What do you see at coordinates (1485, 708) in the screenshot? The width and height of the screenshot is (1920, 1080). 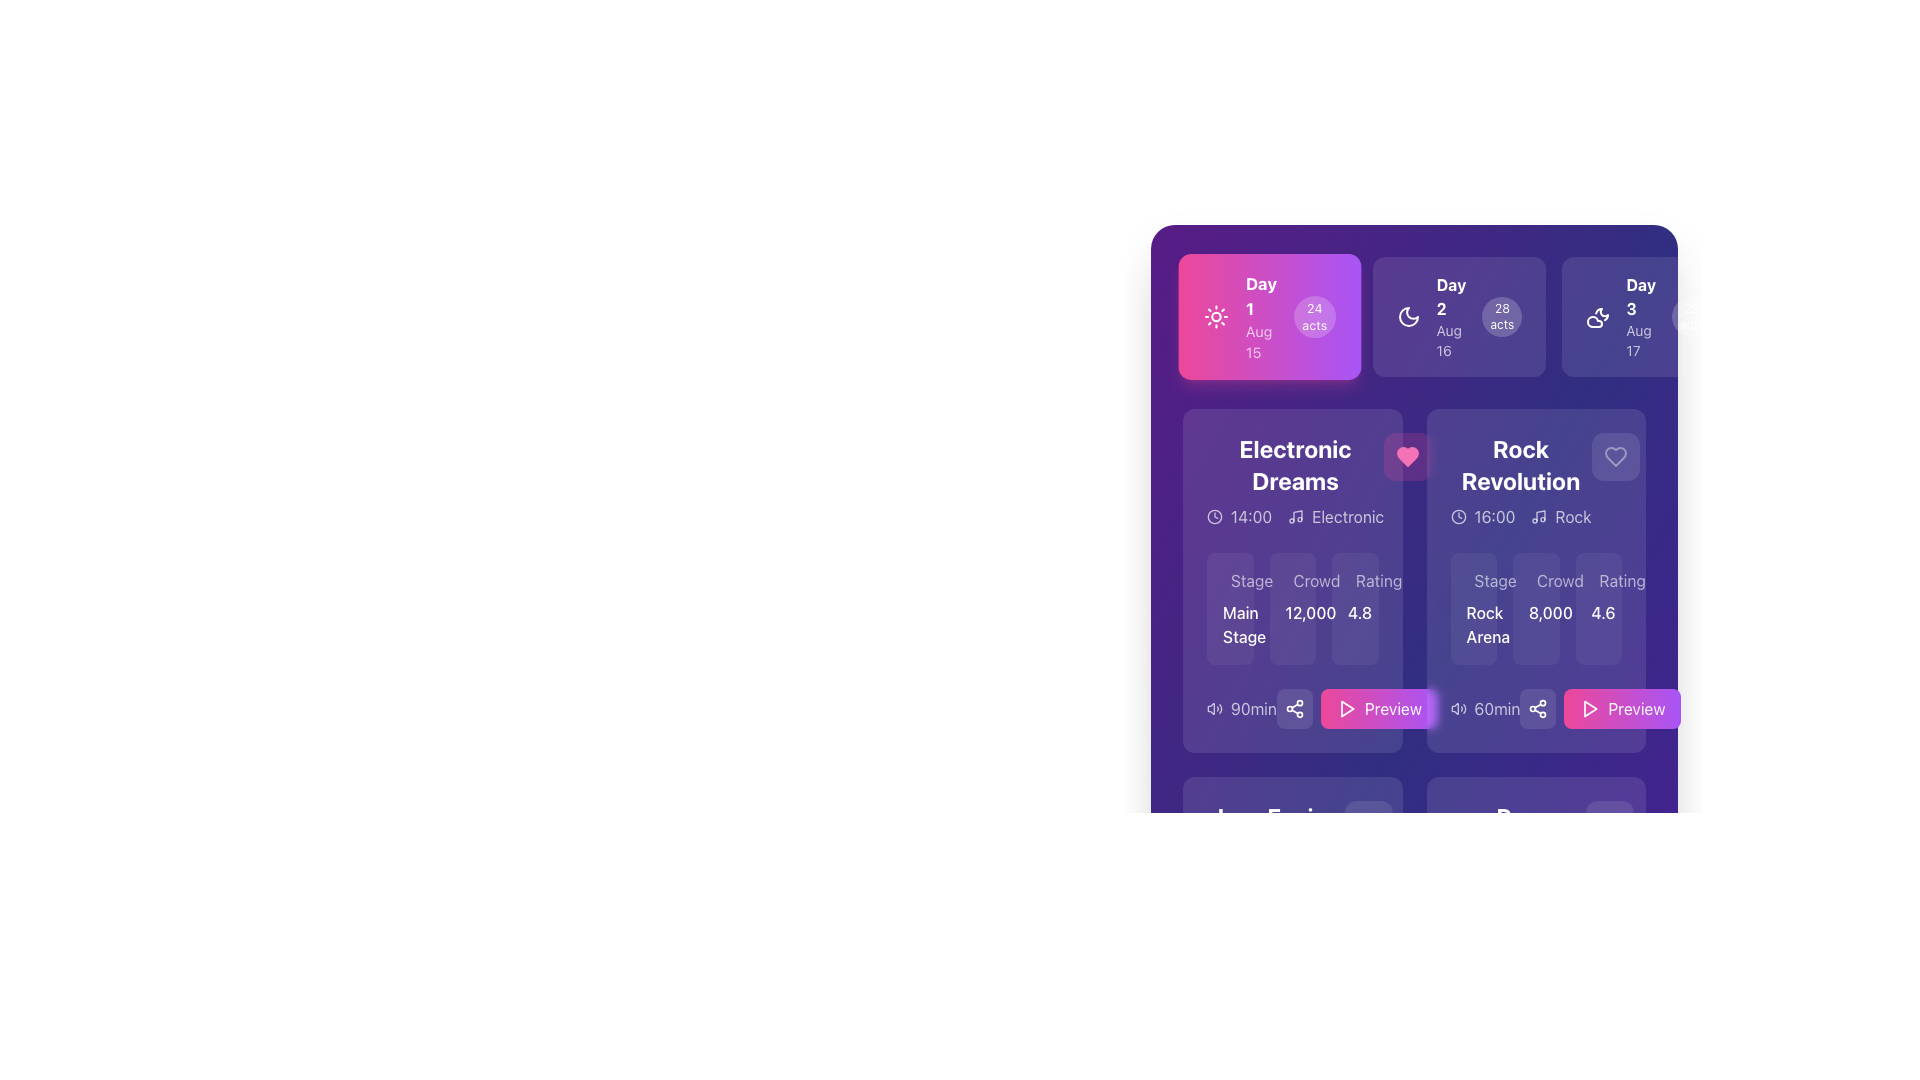 I see `the Label with a sound icon displaying '60min' on a purple background, located to the left of the 'Preview' button in the 'Rock Revolution' section` at bounding box center [1485, 708].